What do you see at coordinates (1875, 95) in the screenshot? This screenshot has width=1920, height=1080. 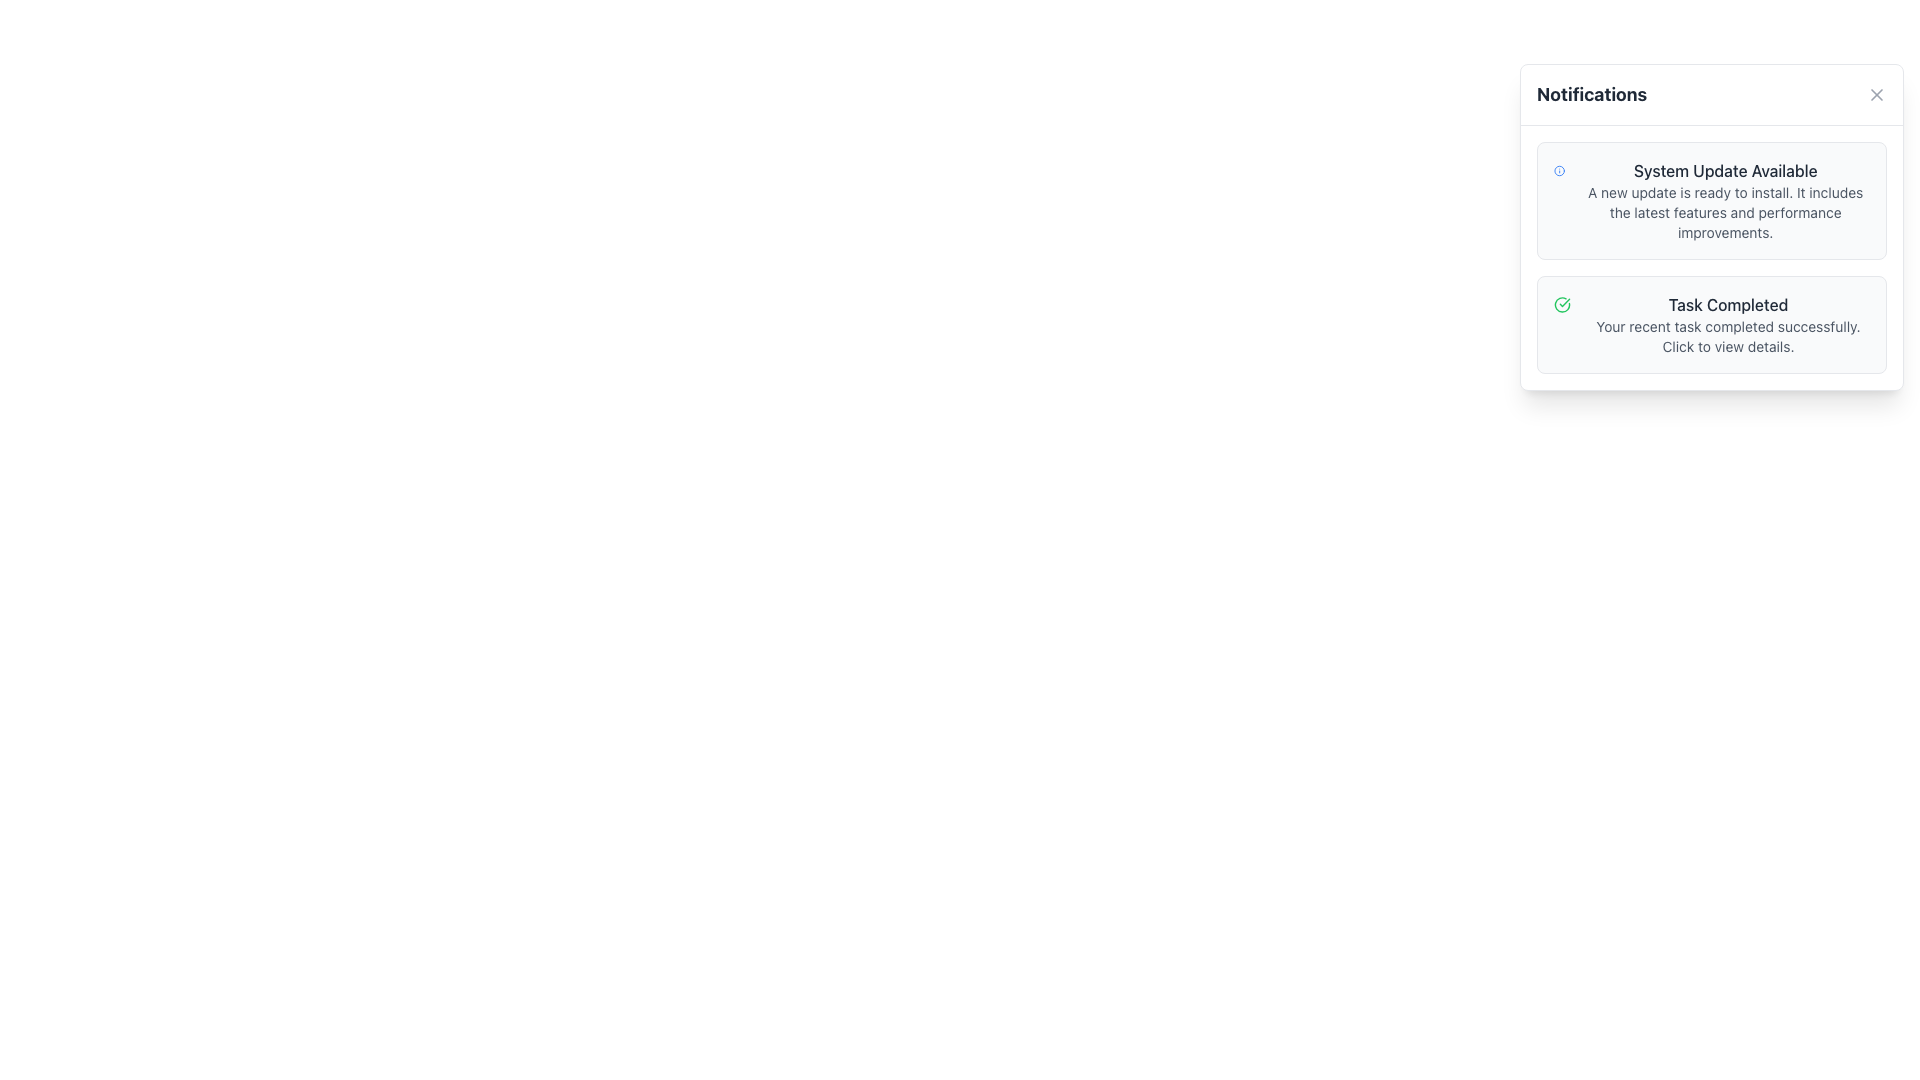 I see `the close button represented as an 'X' icon in the upper-right corner of the Notifications panel to observe its styling changes` at bounding box center [1875, 95].